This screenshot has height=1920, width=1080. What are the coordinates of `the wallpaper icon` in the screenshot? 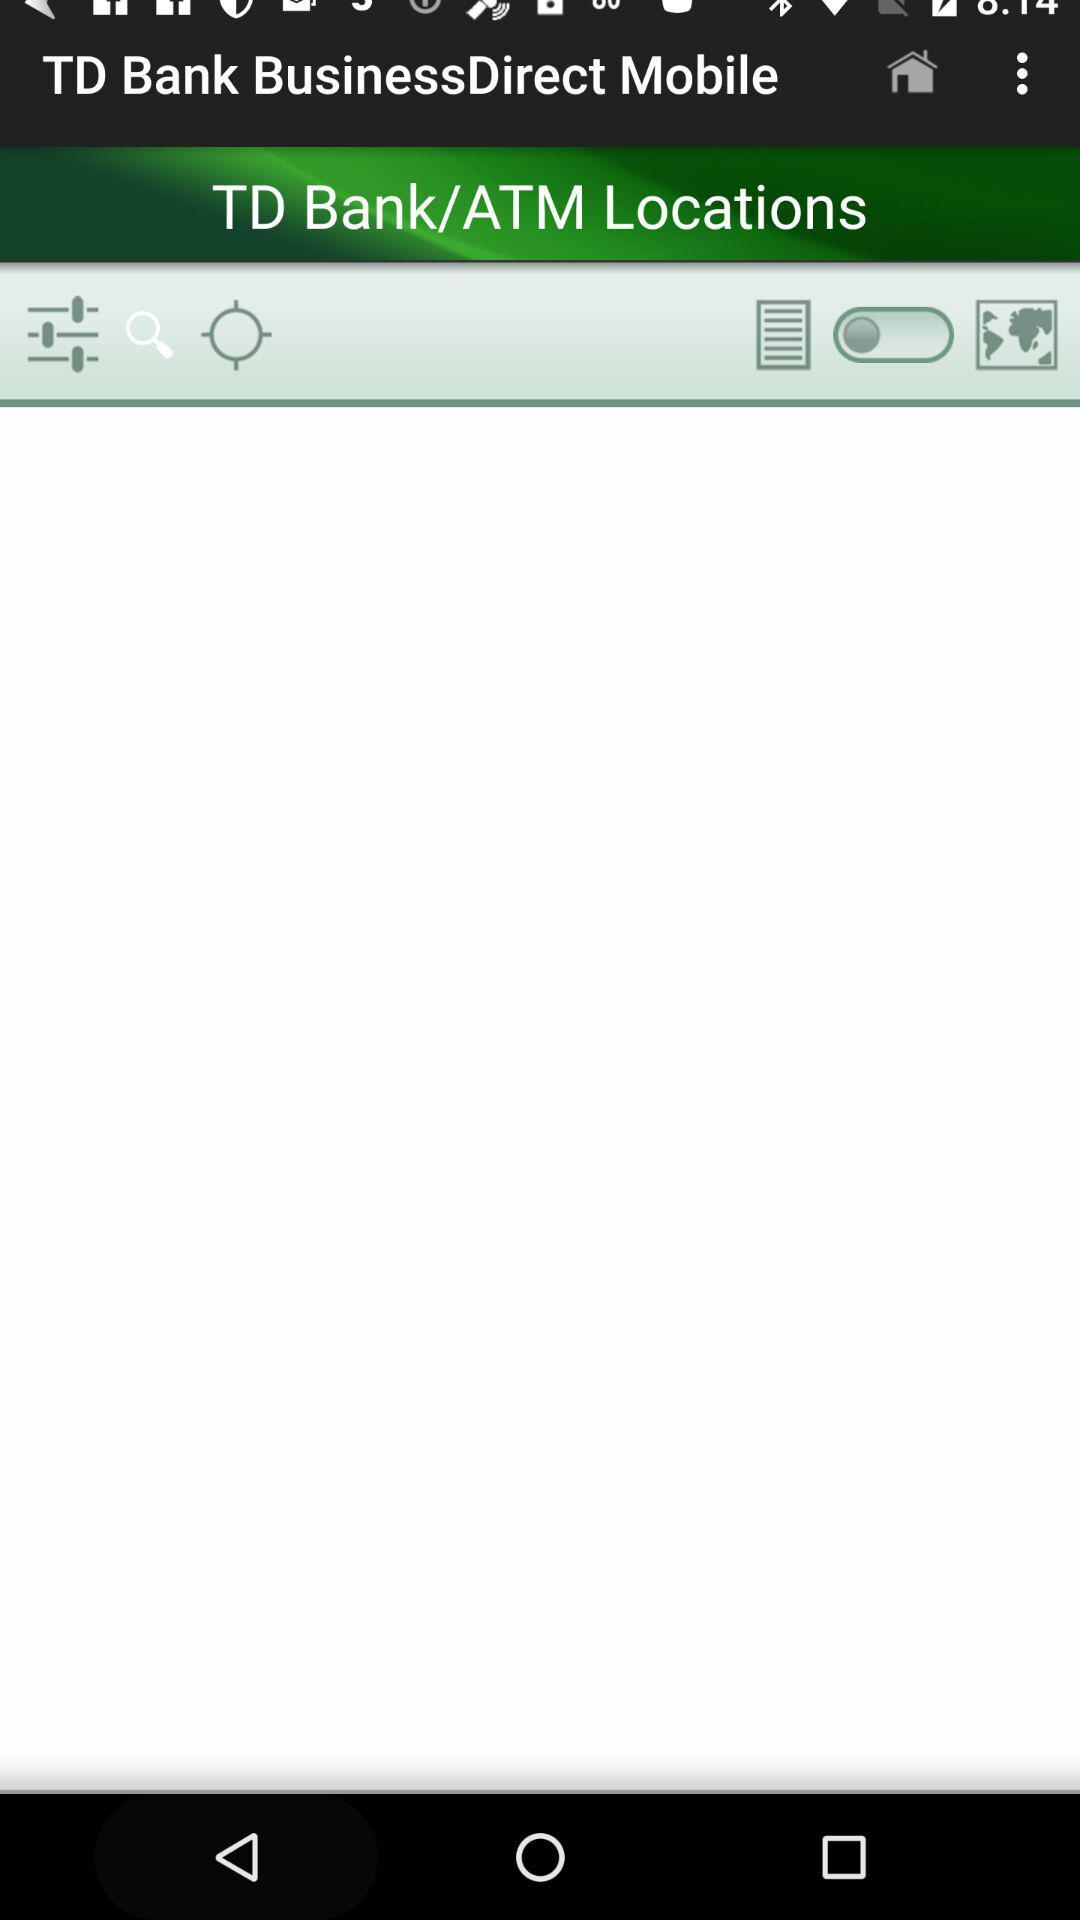 It's located at (1017, 334).